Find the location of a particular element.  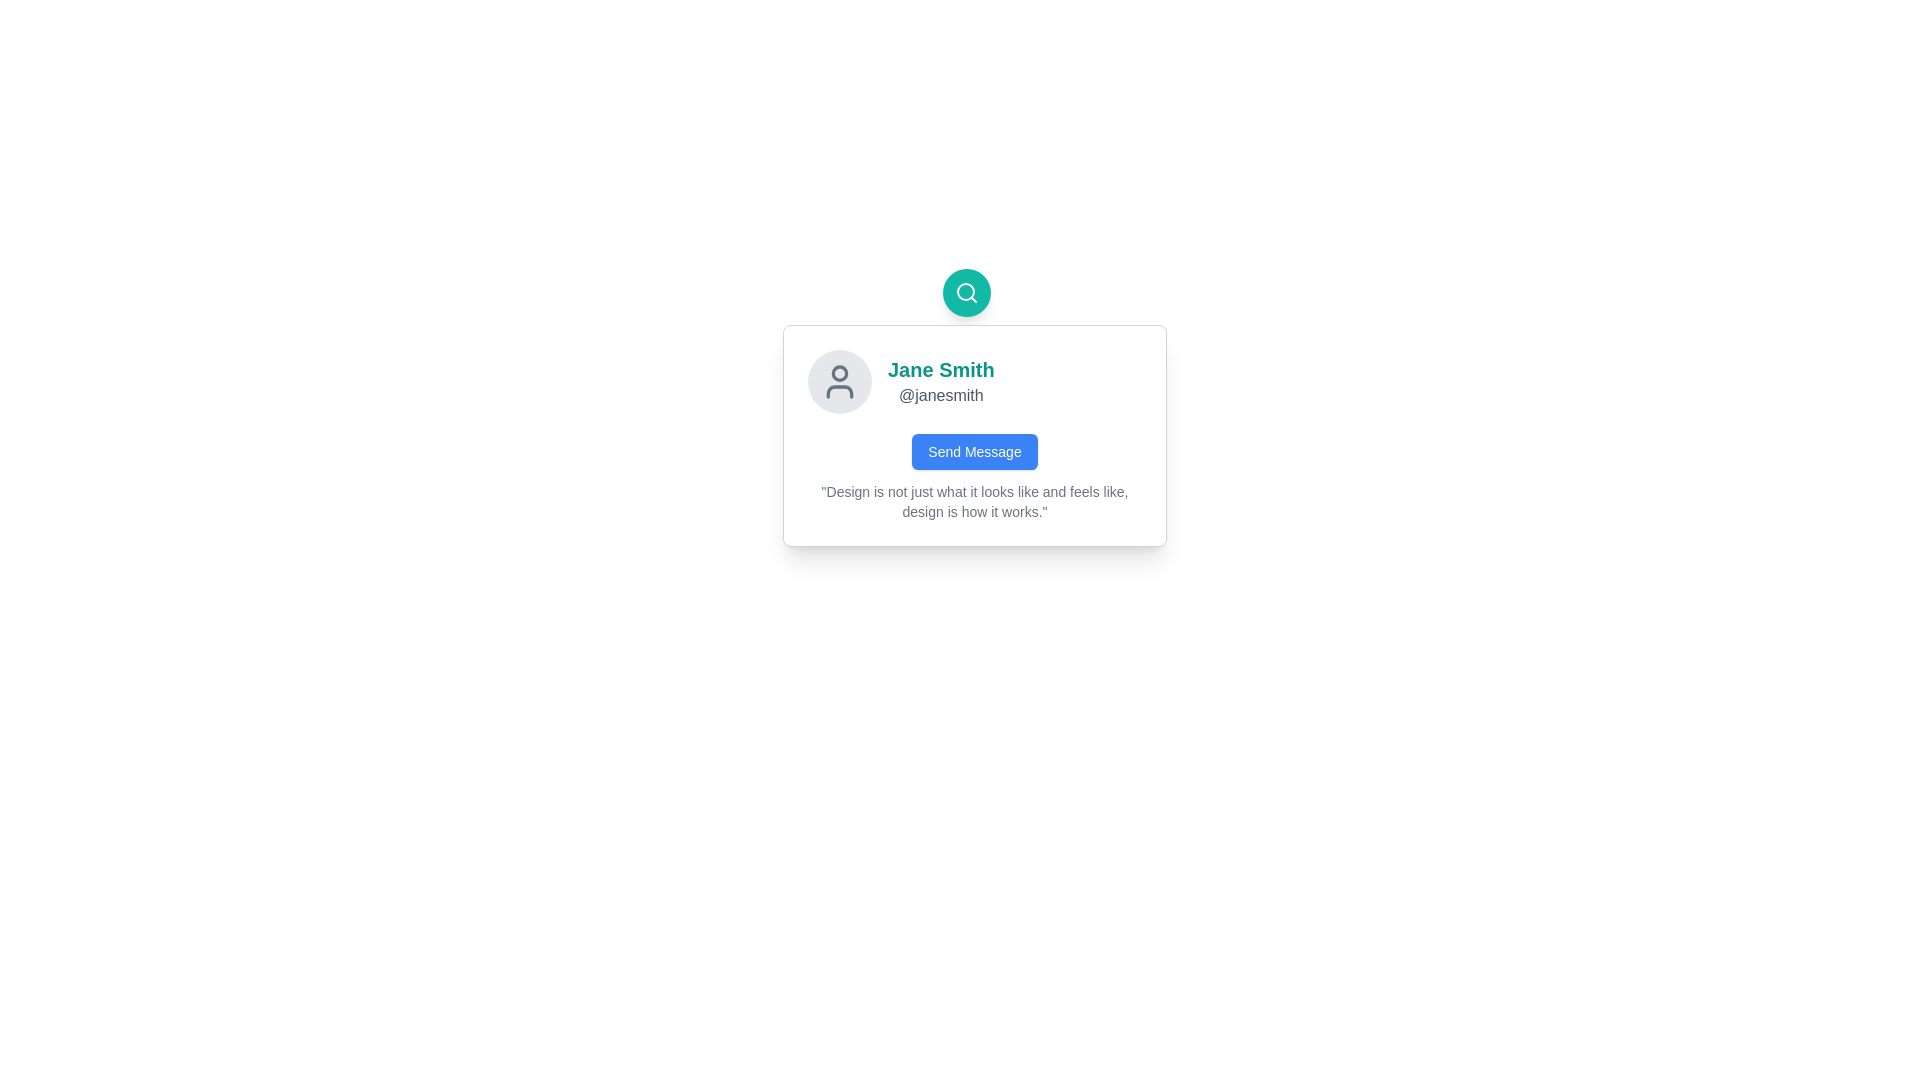

the circular lens element of the magnifying glass icon, which is positioned above the user information card in the interface is located at coordinates (965, 292).